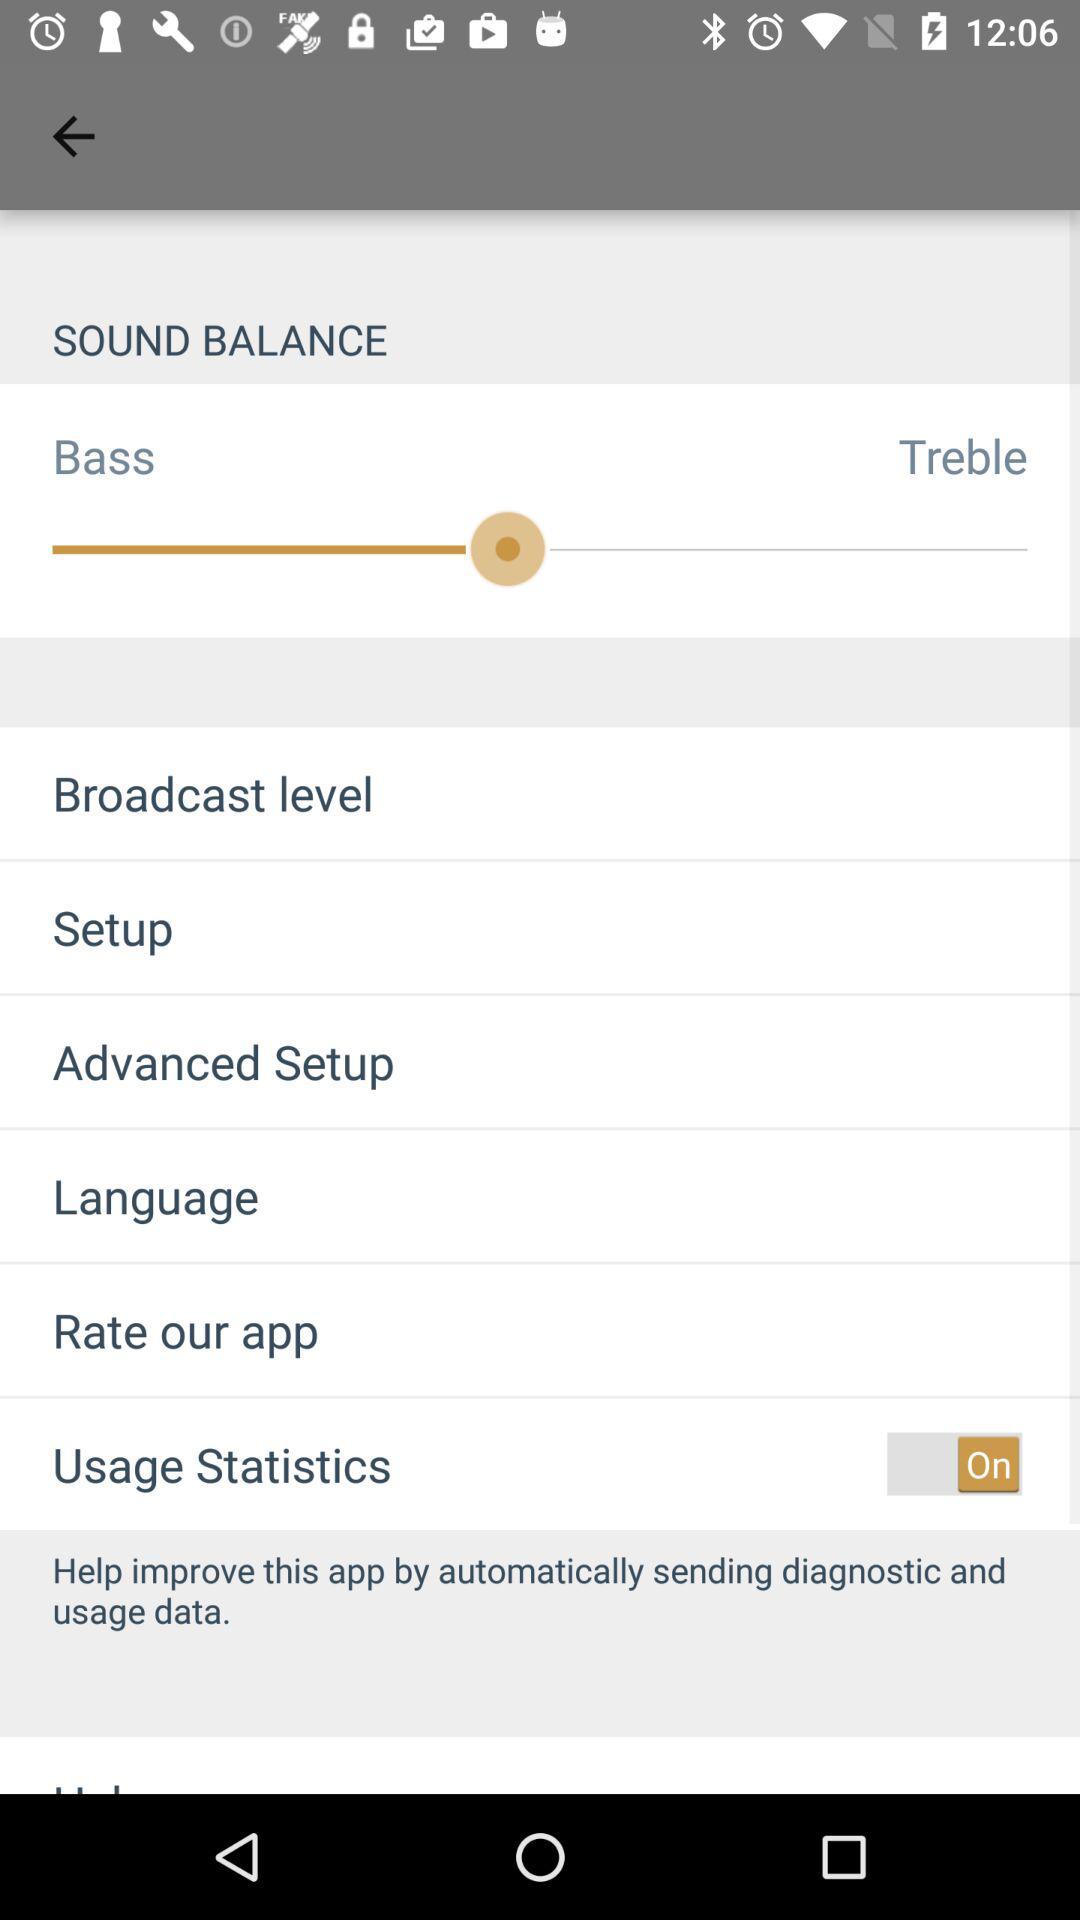 The width and height of the screenshot is (1080, 1920). Describe the element at coordinates (197, 1060) in the screenshot. I see `the advanced setup icon` at that location.